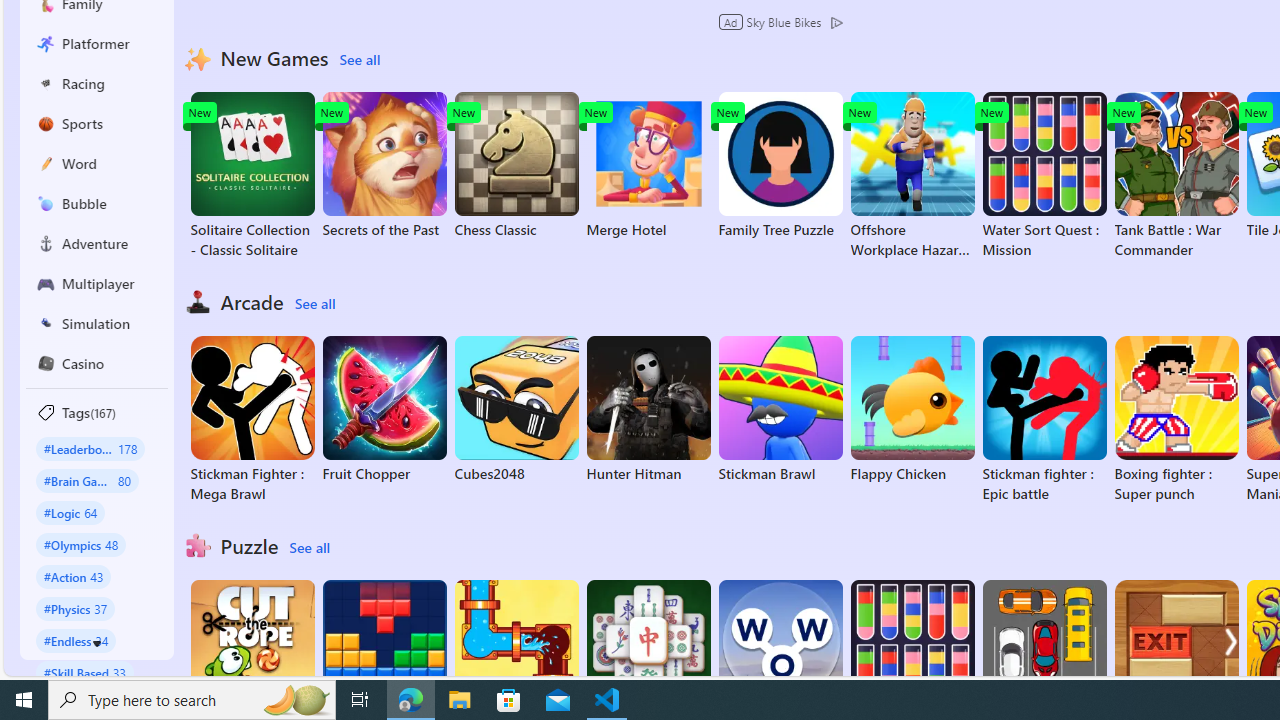  I want to click on 'Fruit Chopper', so click(384, 409).